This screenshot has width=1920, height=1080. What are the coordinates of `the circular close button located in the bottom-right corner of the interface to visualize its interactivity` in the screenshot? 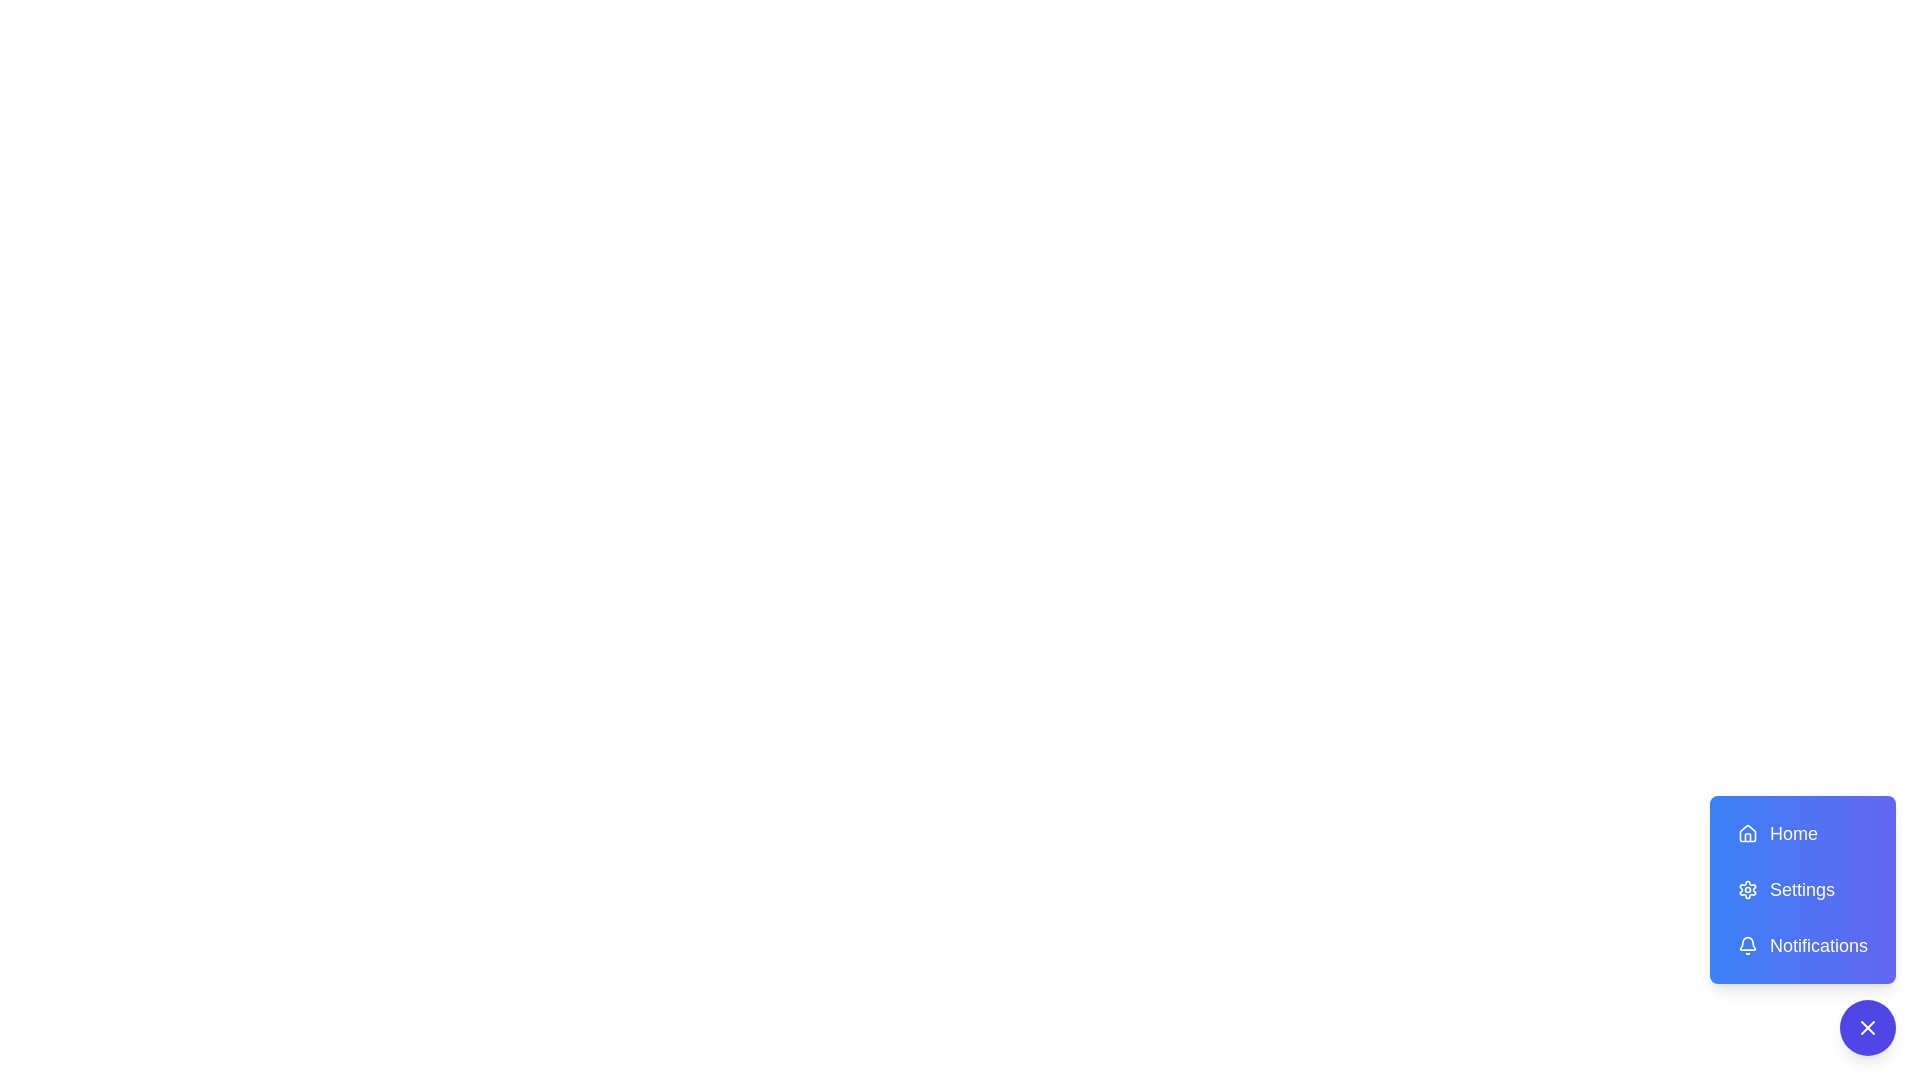 It's located at (1866, 1028).